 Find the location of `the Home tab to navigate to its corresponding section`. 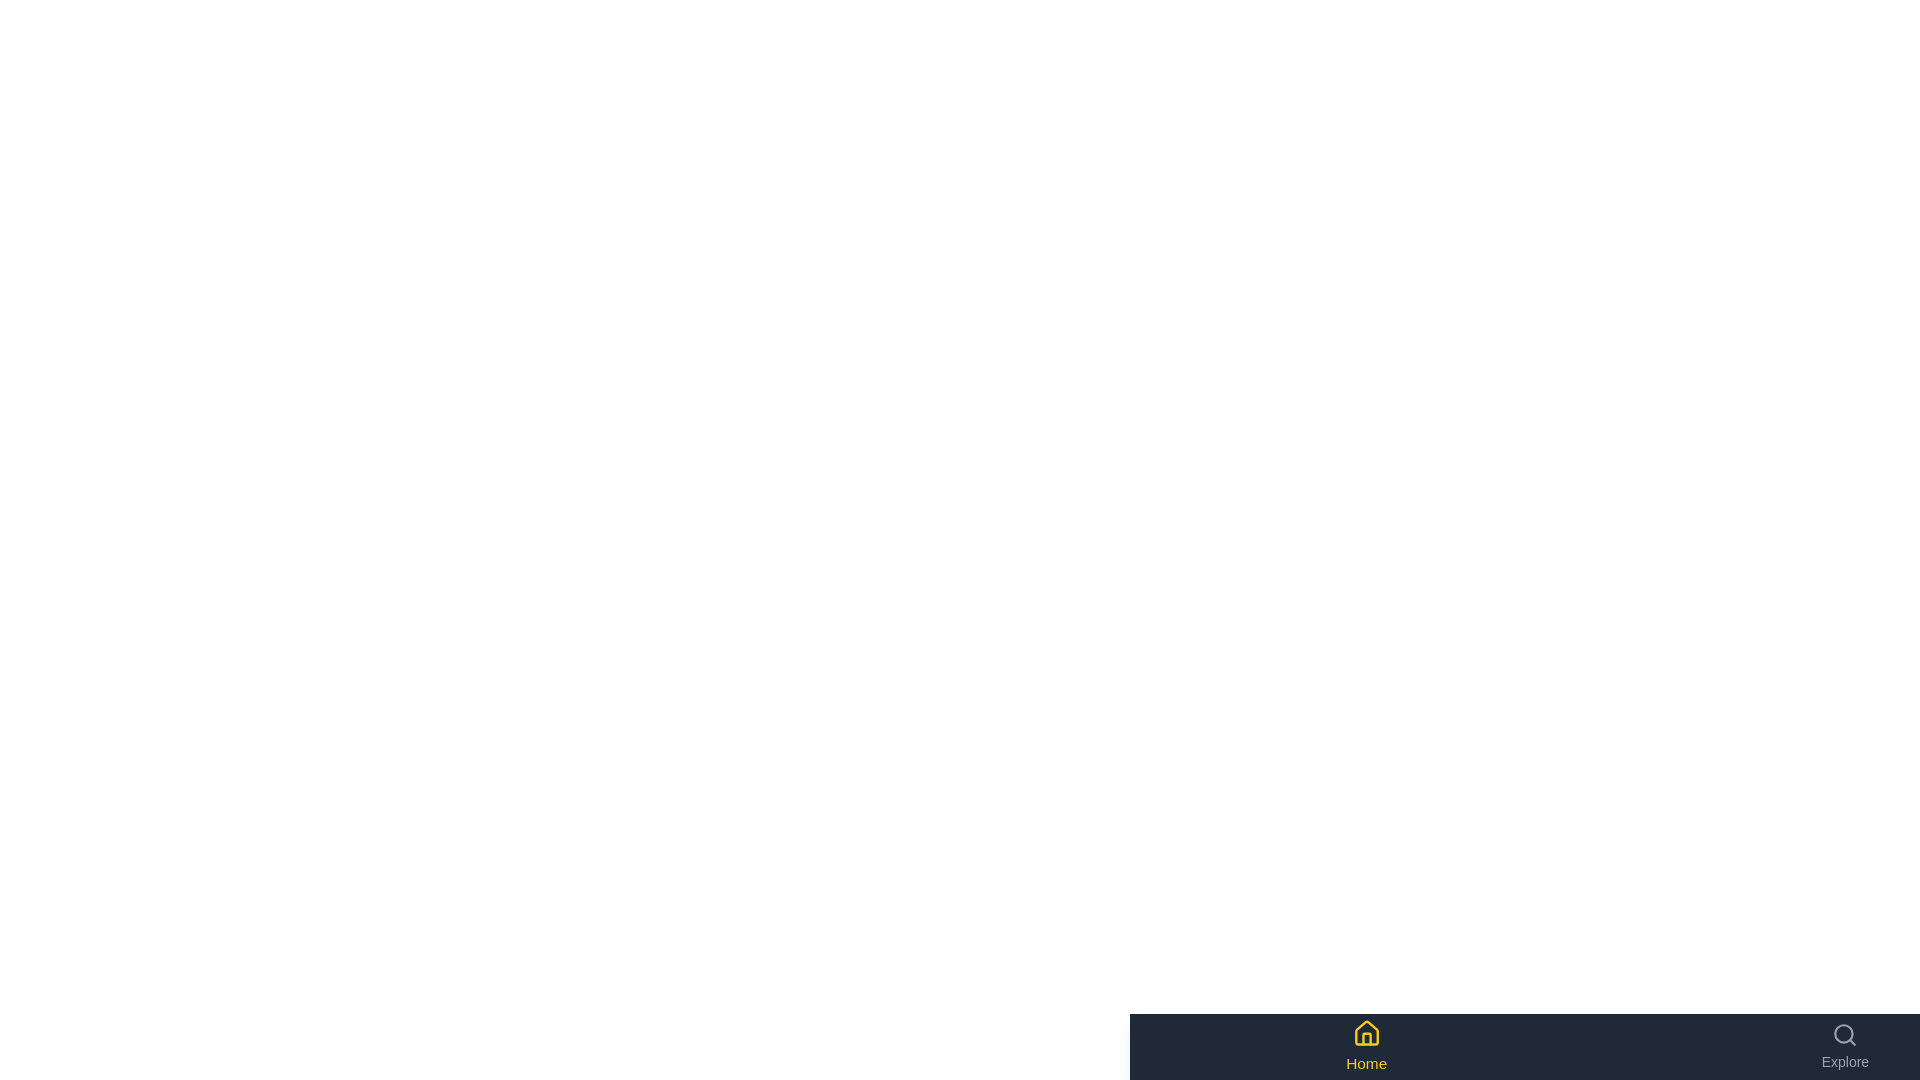

the Home tab to navigate to its corresponding section is located at coordinates (1365, 1045).